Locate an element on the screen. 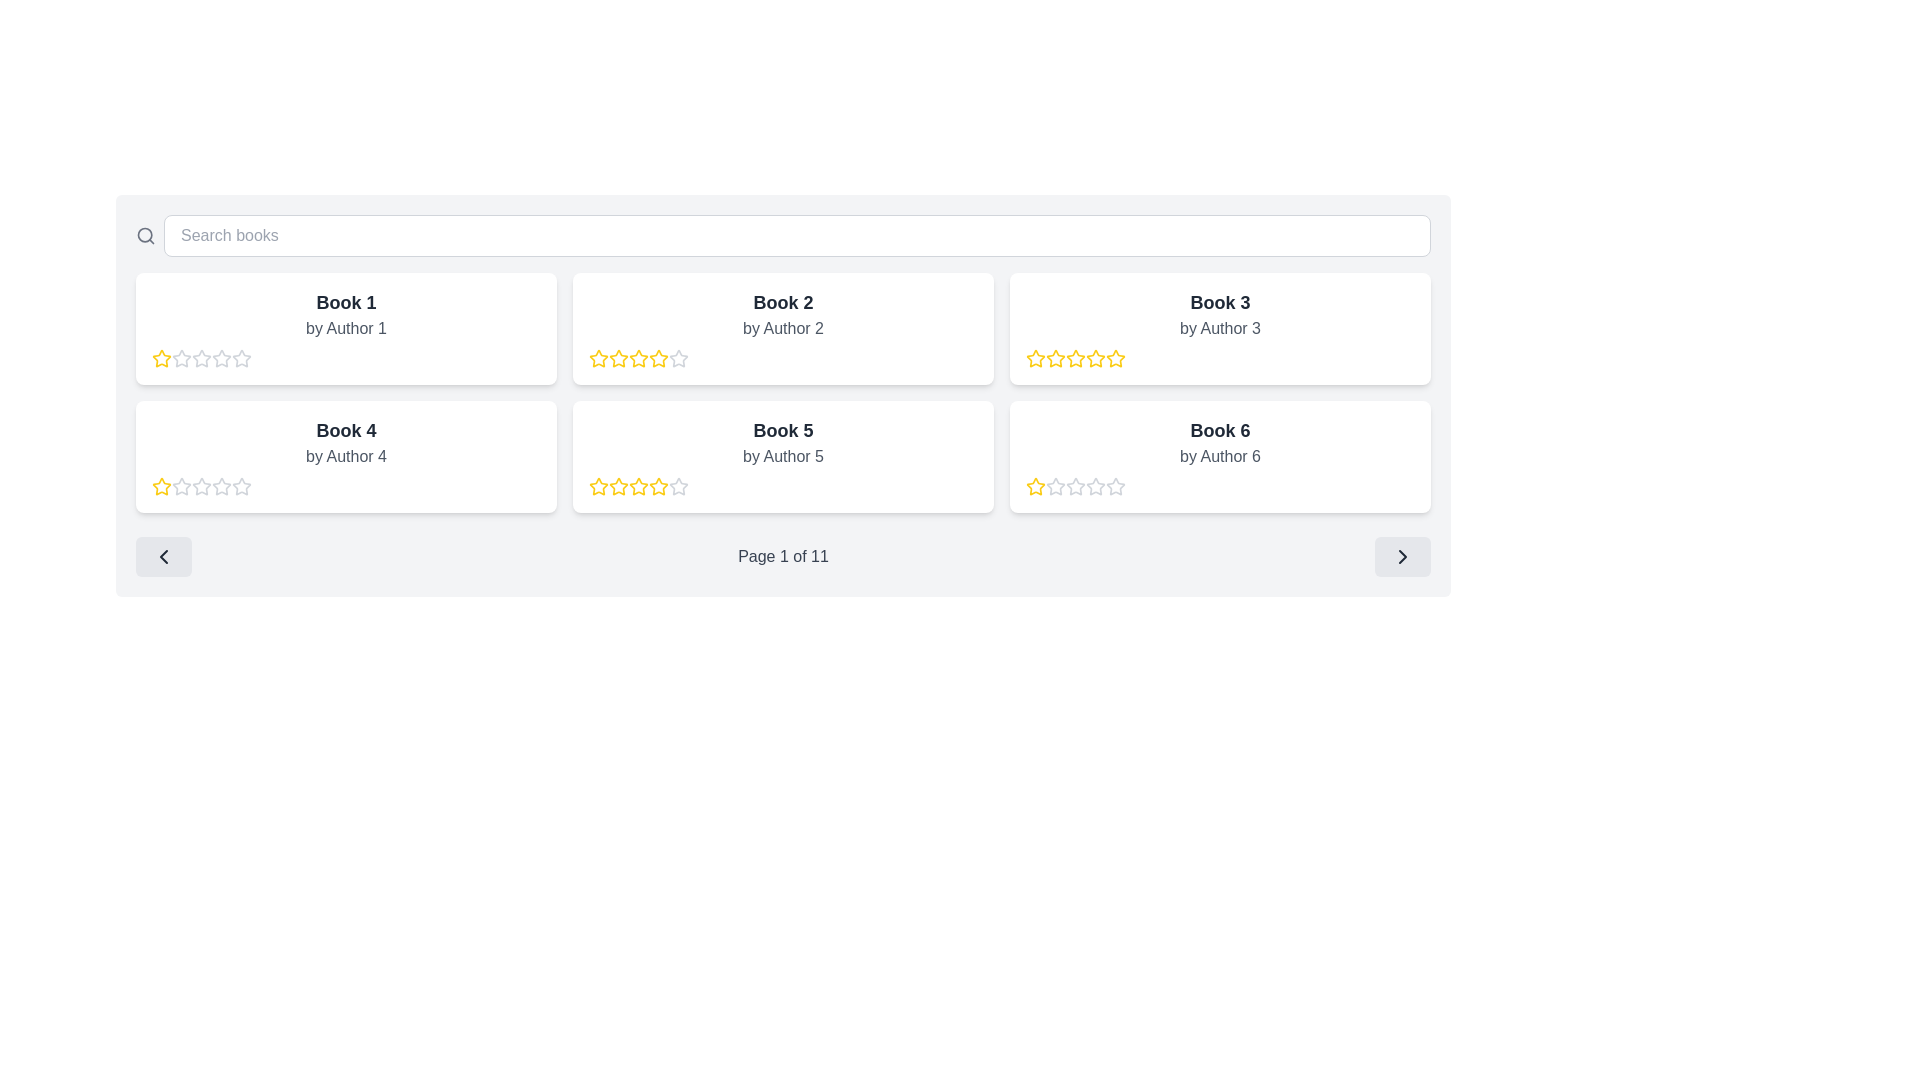  the third star icon in the rating section of the card for 'Book 2' by 'Author 2' to provide a rating is located at coordinates (597, 357).